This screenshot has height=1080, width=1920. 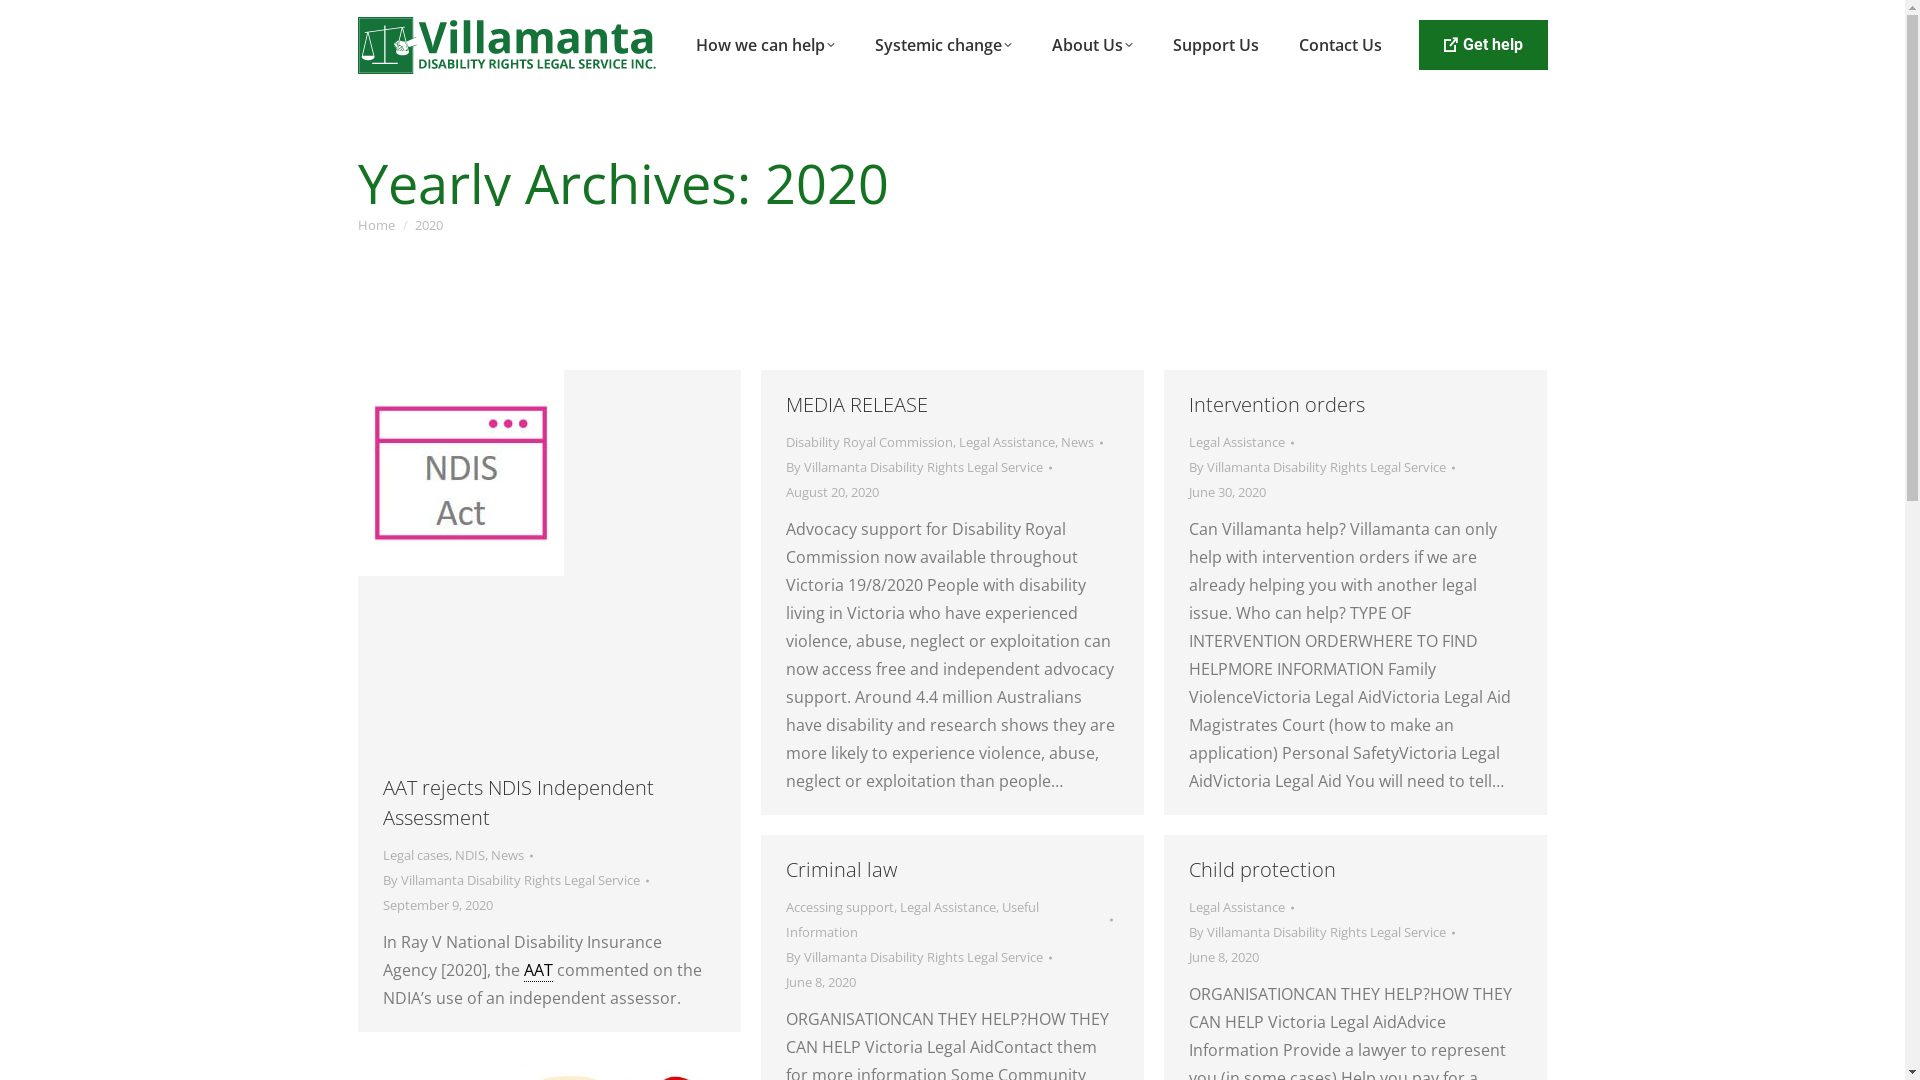 I want to click on 'Disability Royal Commission', so click(x=869, y=441).